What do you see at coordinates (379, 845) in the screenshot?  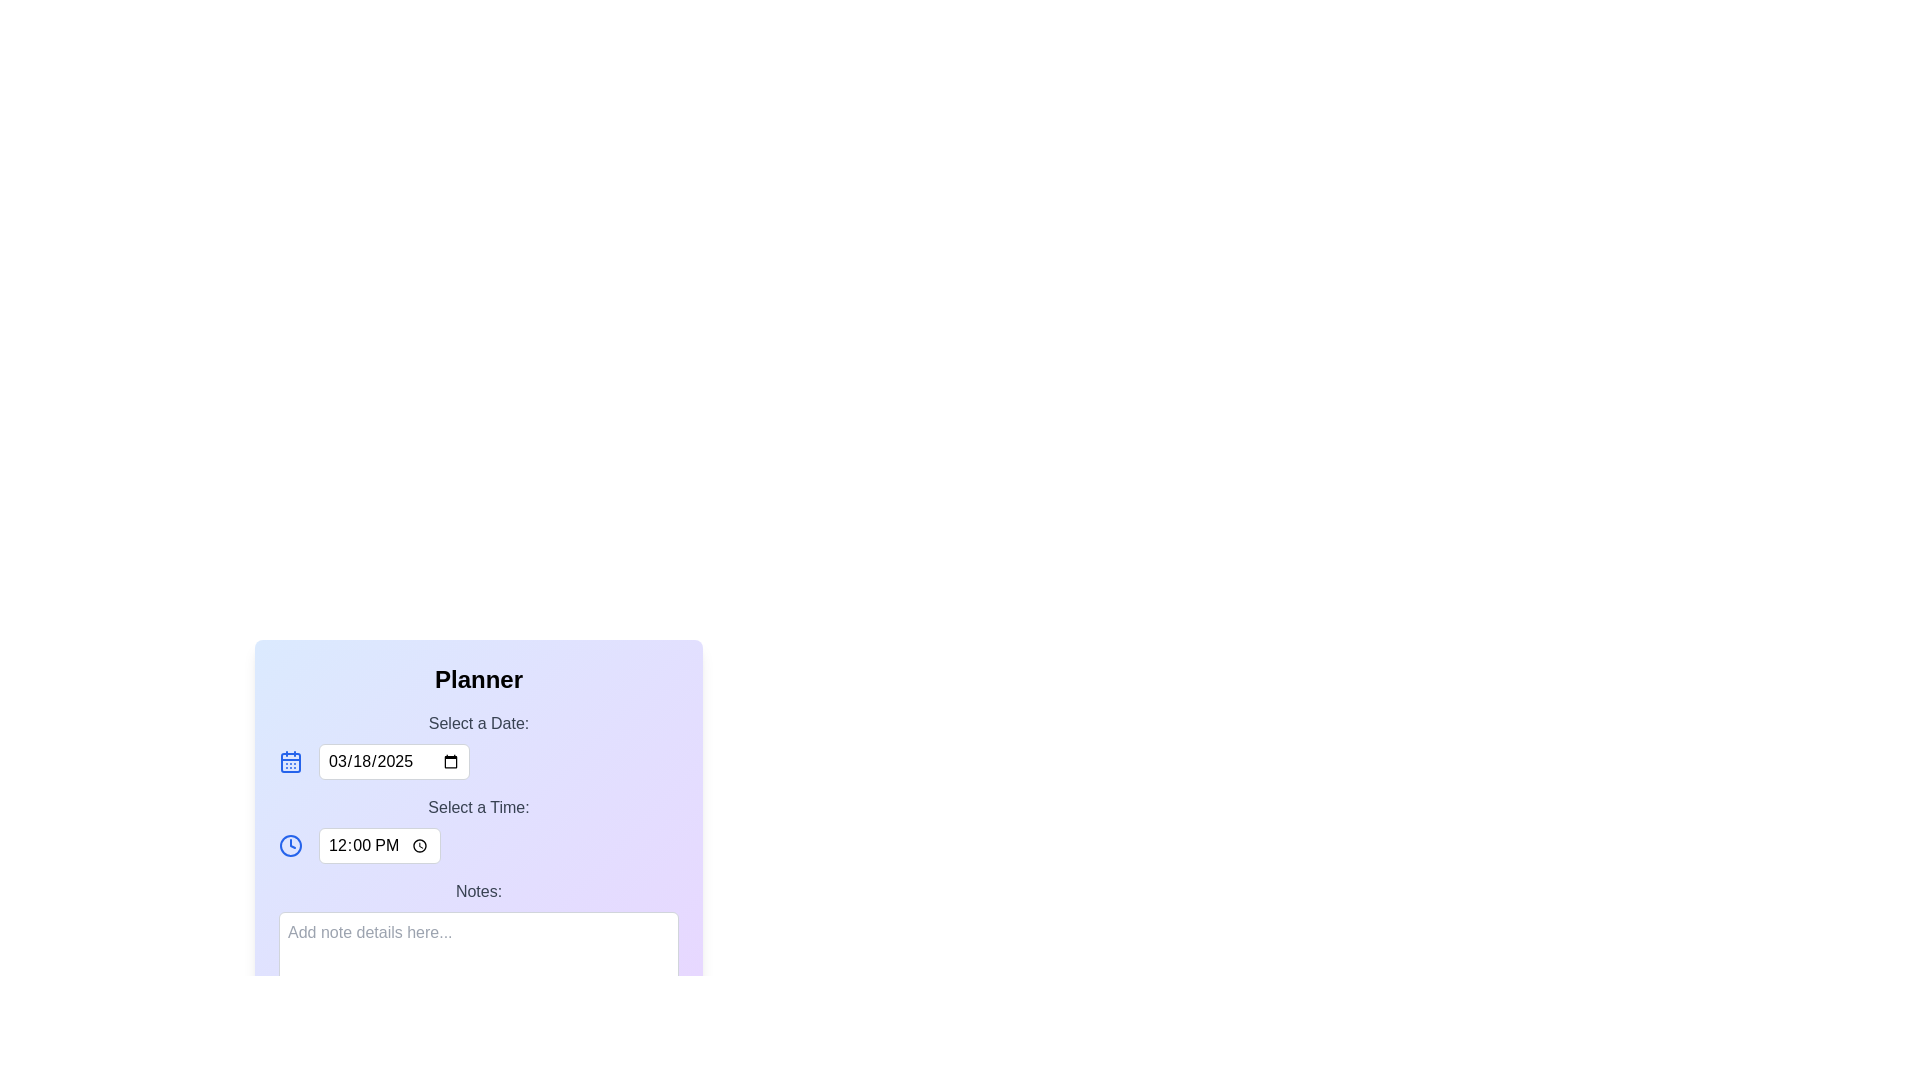 I see `the Time Input element located under 'Select a Date' and to the right of the clock icon, which allows the user to specify or adjust a time` at bounding box center [379, 845].